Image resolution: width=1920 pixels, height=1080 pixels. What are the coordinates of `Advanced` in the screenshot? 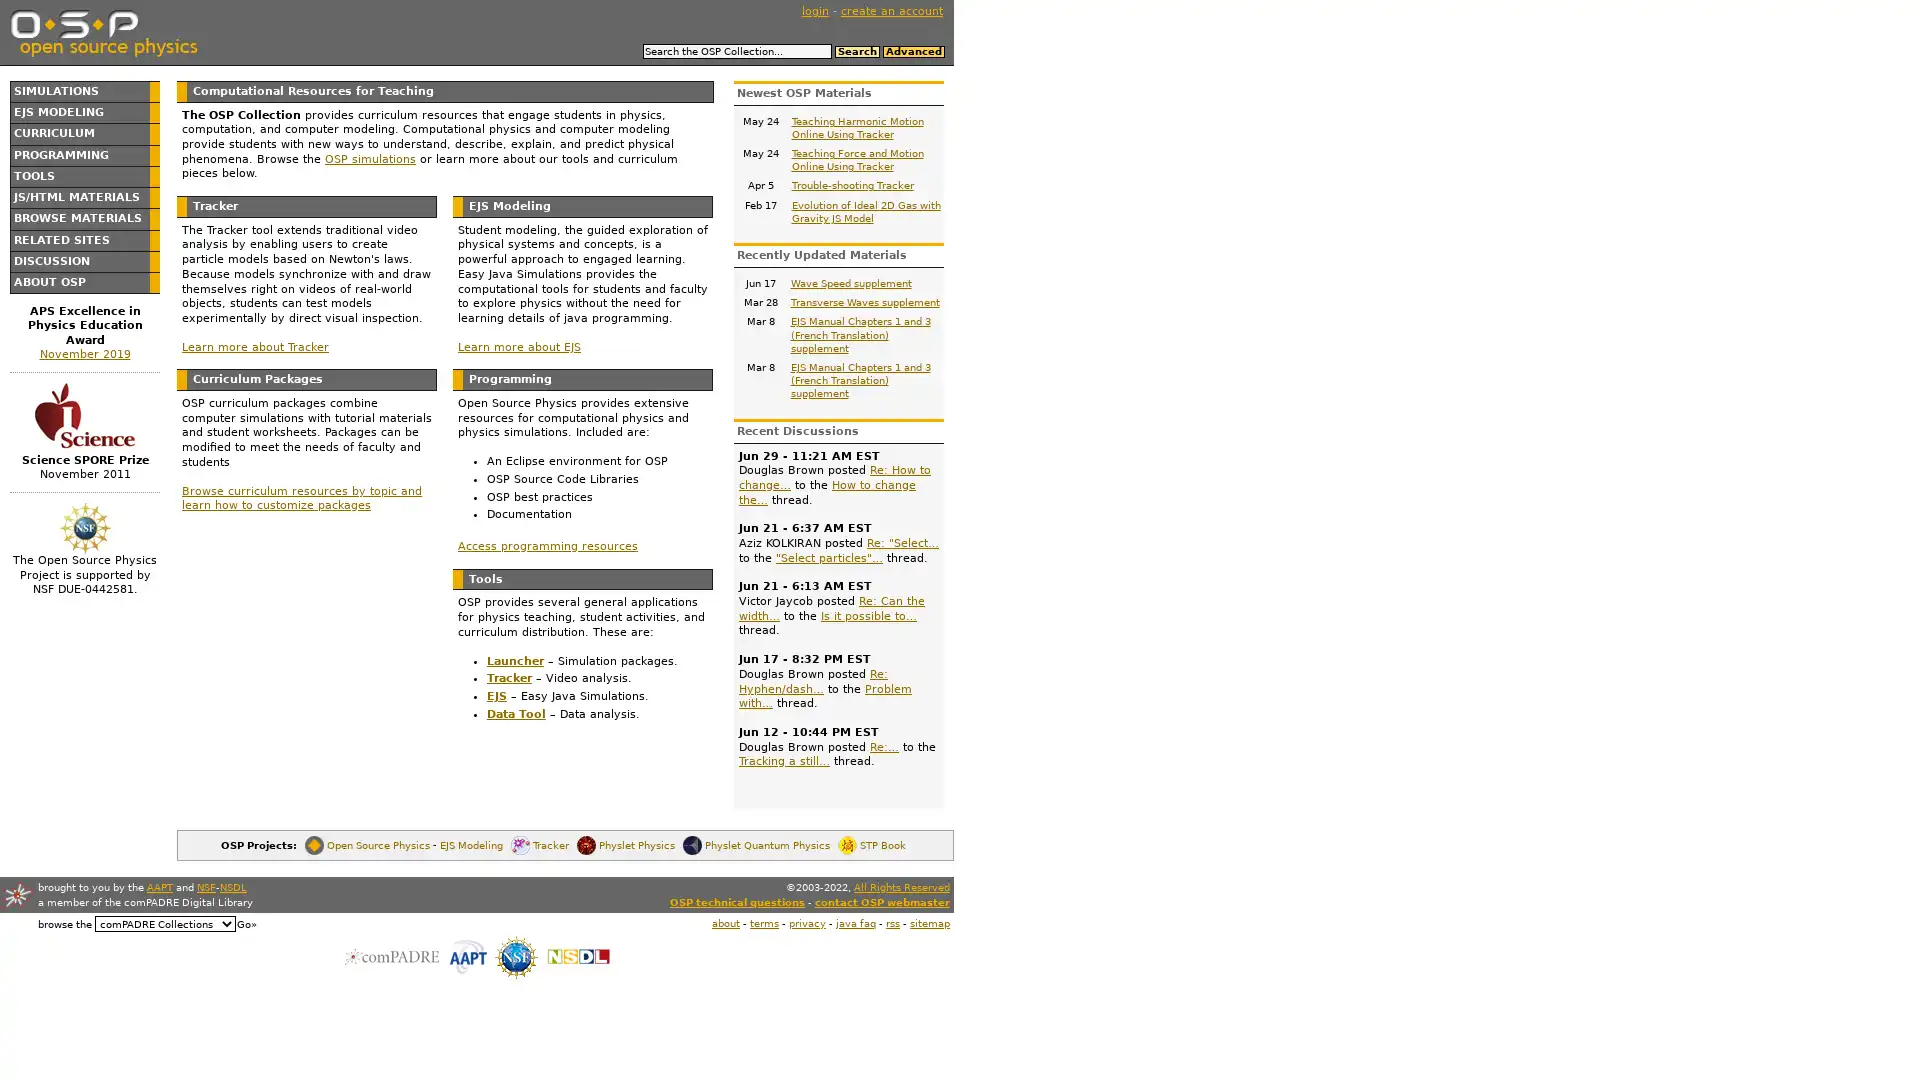 It's located at (911, 50).